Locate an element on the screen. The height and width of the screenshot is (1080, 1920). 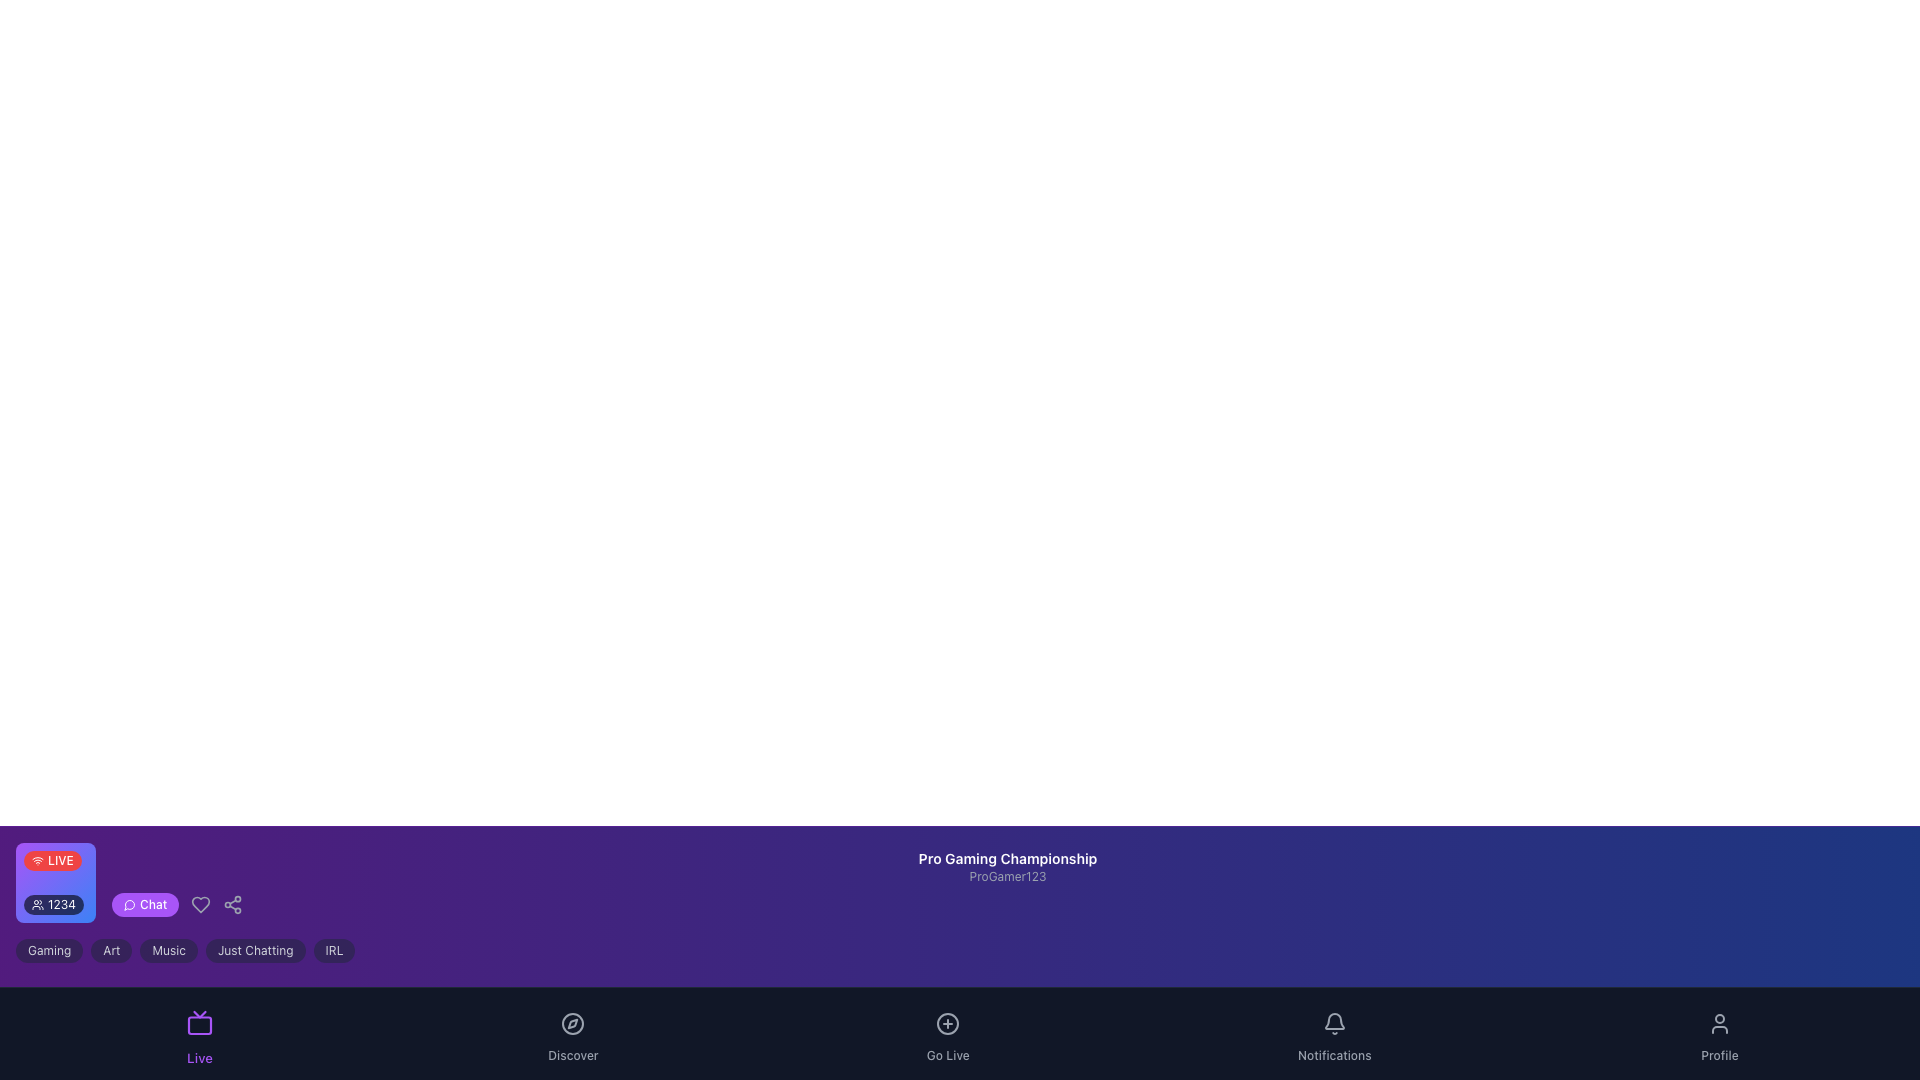
the decorative rectangular element within the 'Live' TV-shaped icon located in the bottom navigation bar is located at coordinates (200, 1025).